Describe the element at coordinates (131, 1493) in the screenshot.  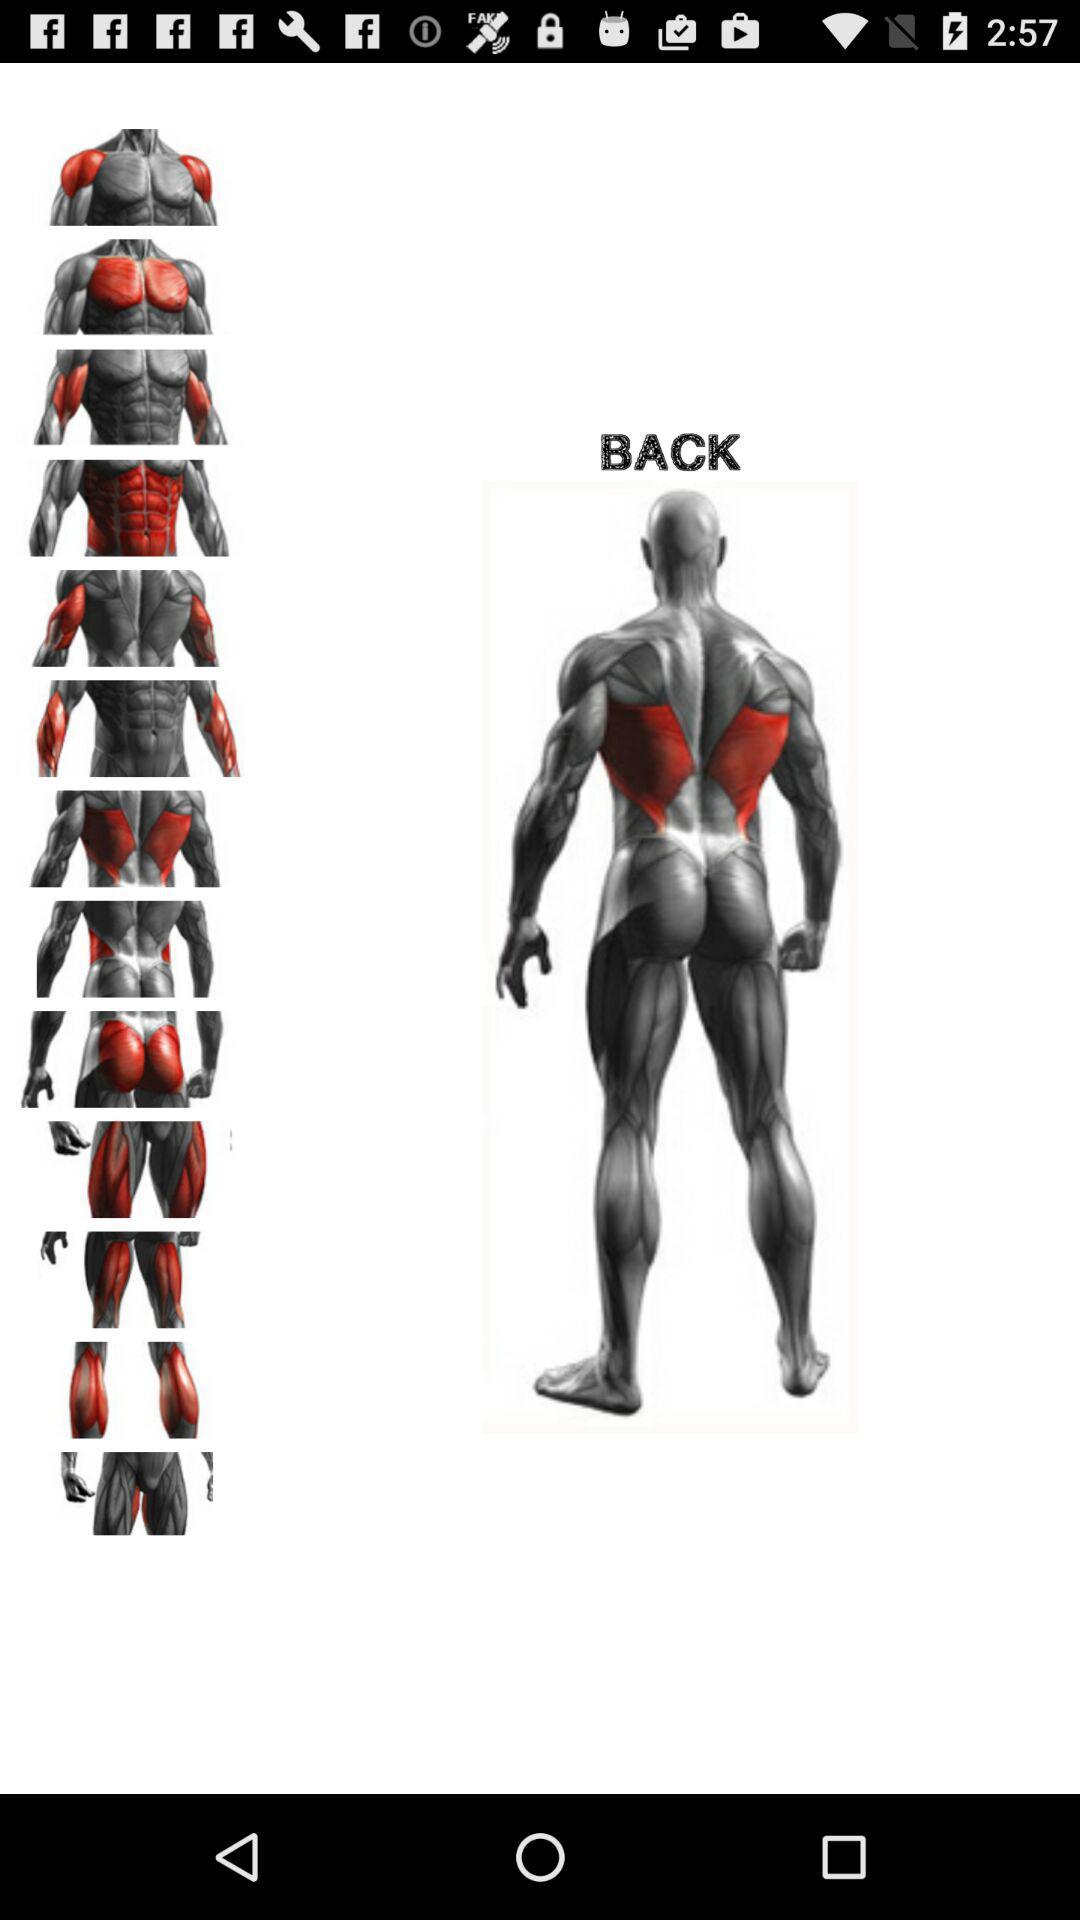
I see `see upper thigh exercises` at that location.